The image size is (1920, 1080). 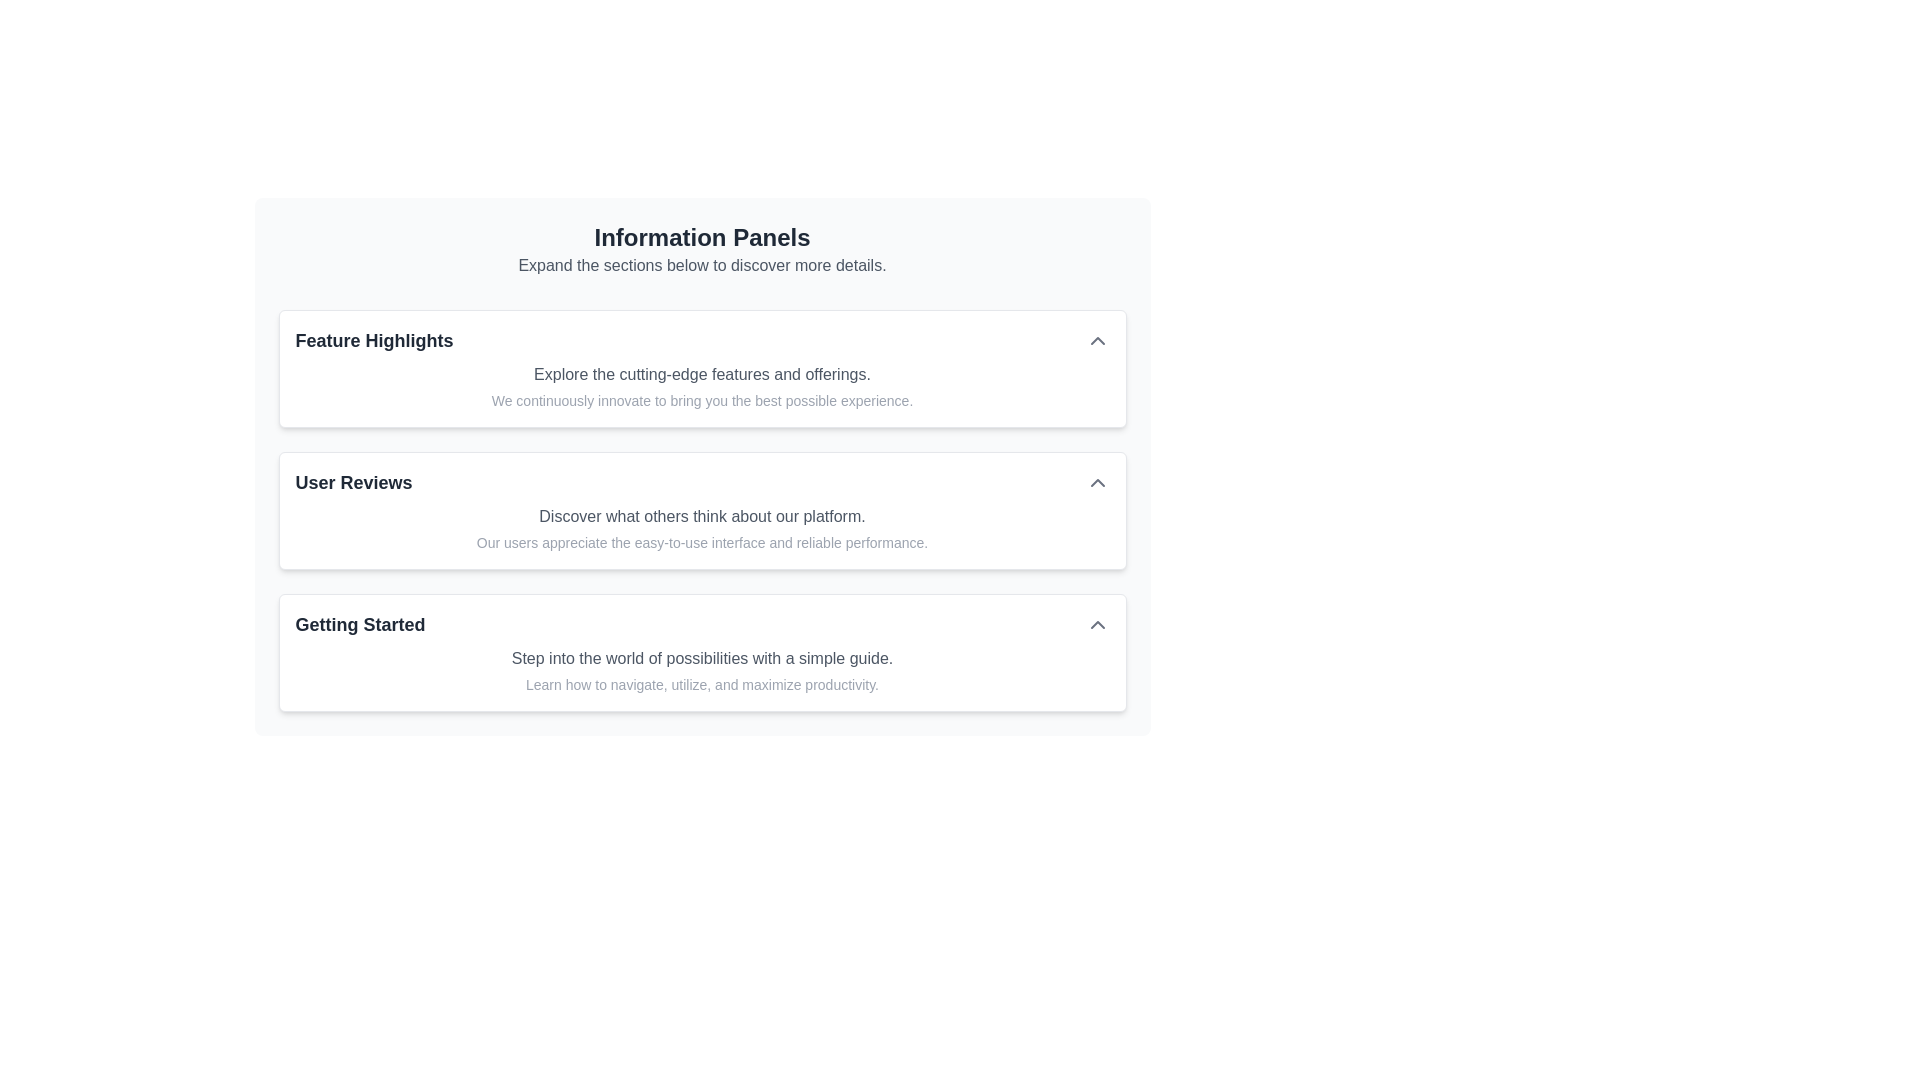 I want to click on the text label displaying 'Feature Highlights' which is prominently placed within its section header, so click(x=374, y=339).